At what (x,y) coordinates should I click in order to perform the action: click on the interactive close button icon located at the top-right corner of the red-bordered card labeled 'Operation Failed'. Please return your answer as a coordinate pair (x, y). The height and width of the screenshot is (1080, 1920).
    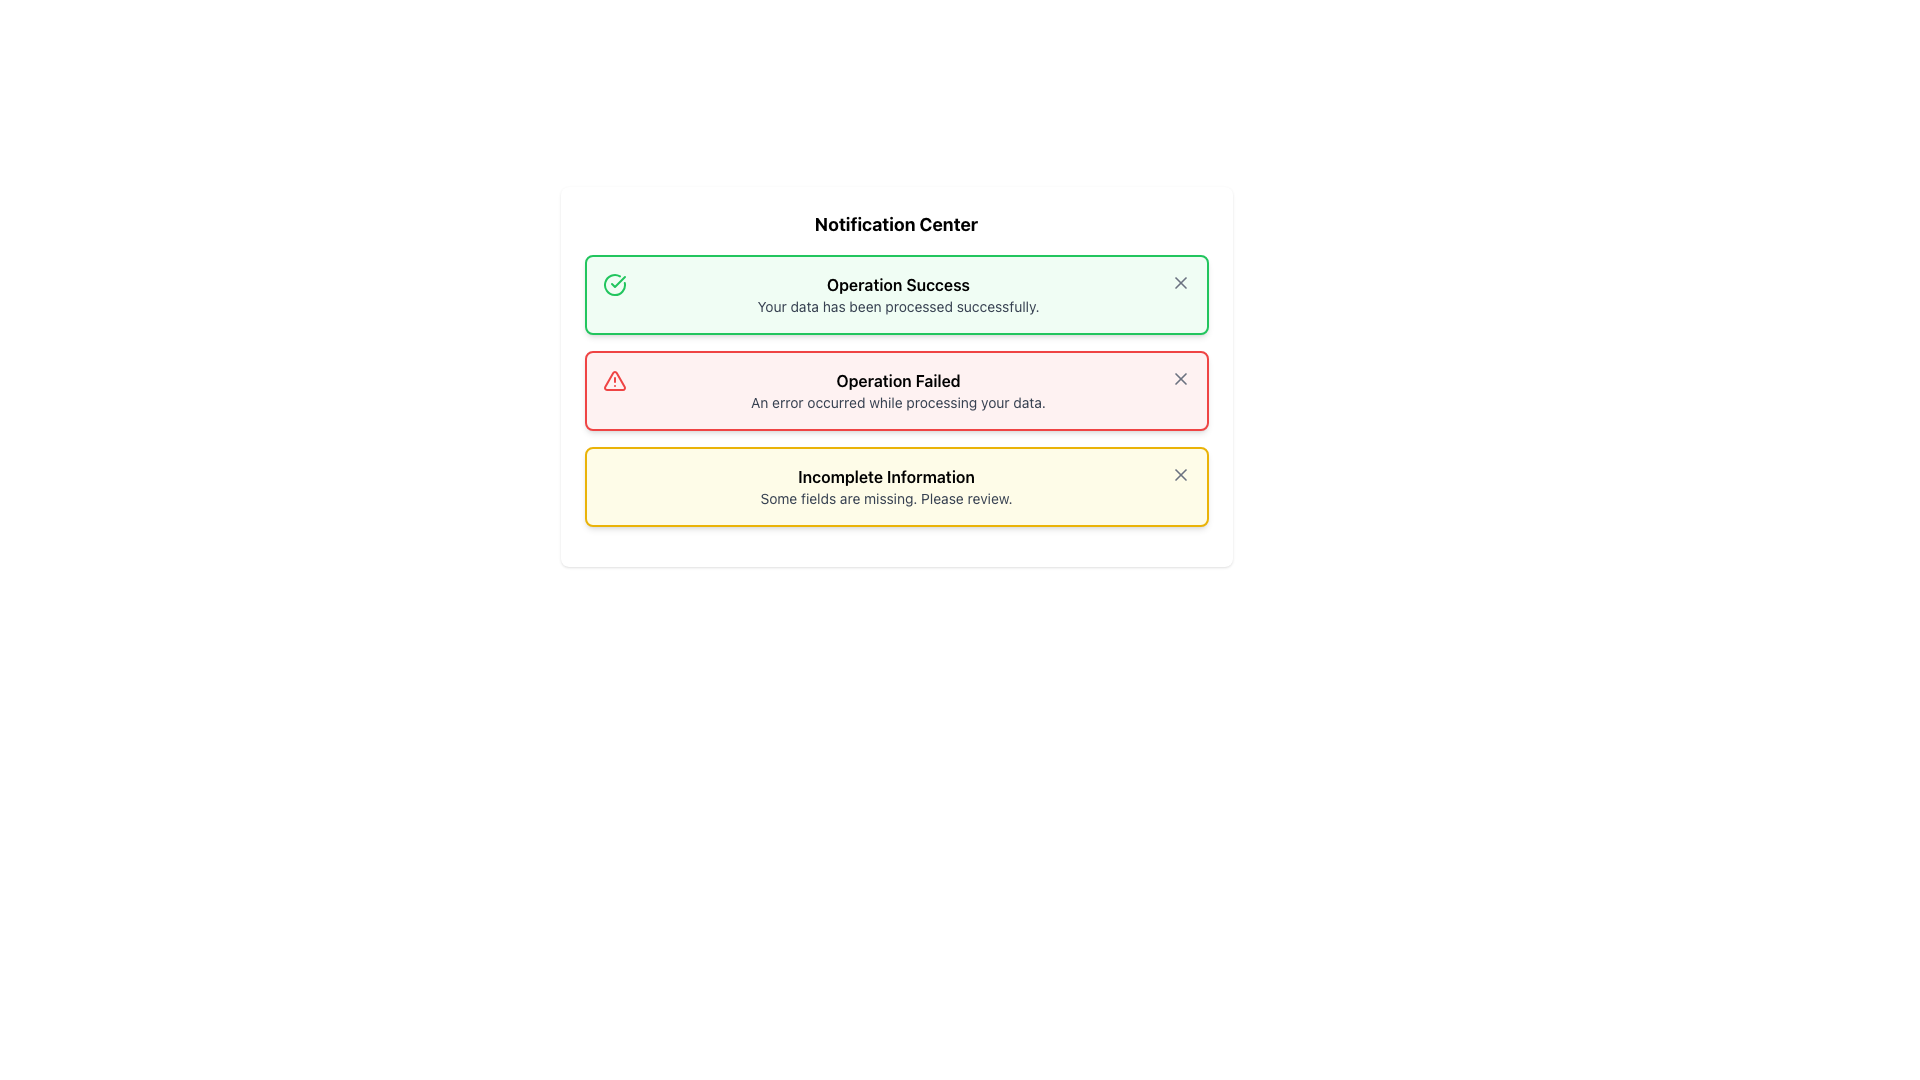
    Looking at the image, I should click on (1180, 378).